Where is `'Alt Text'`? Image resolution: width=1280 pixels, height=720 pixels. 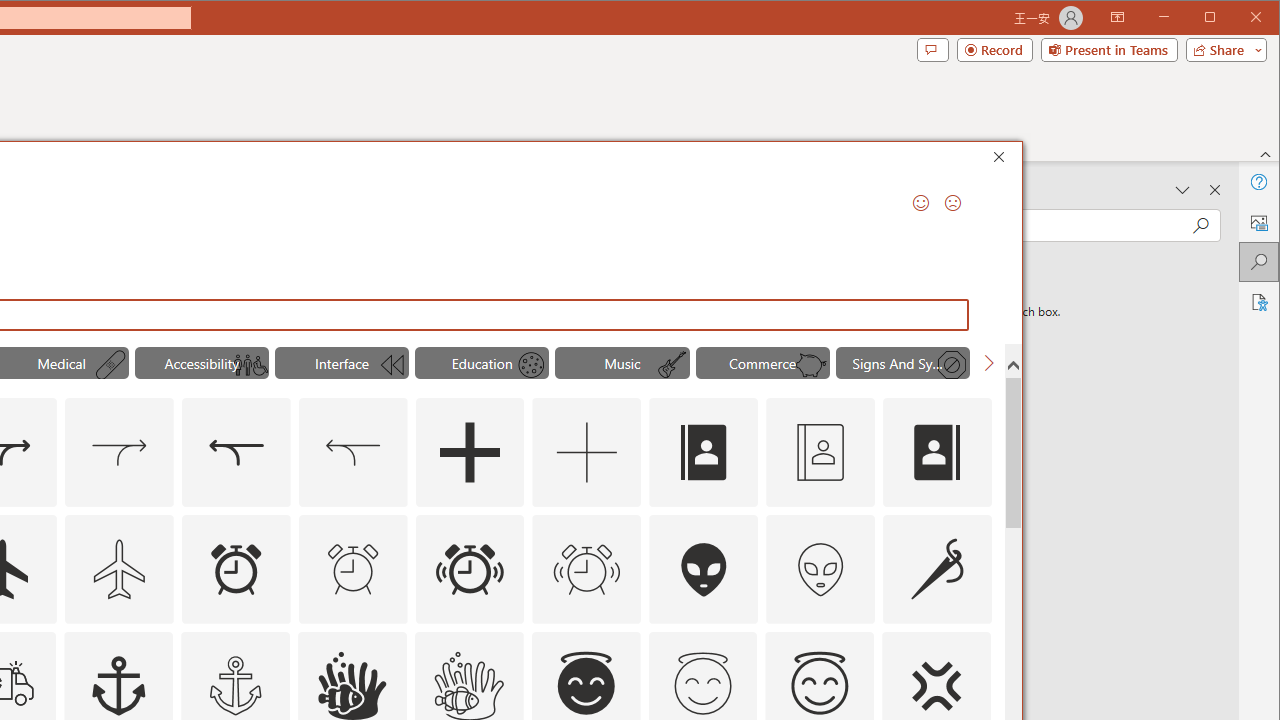
'Alt Text' is located at coordinates (1257, 222).